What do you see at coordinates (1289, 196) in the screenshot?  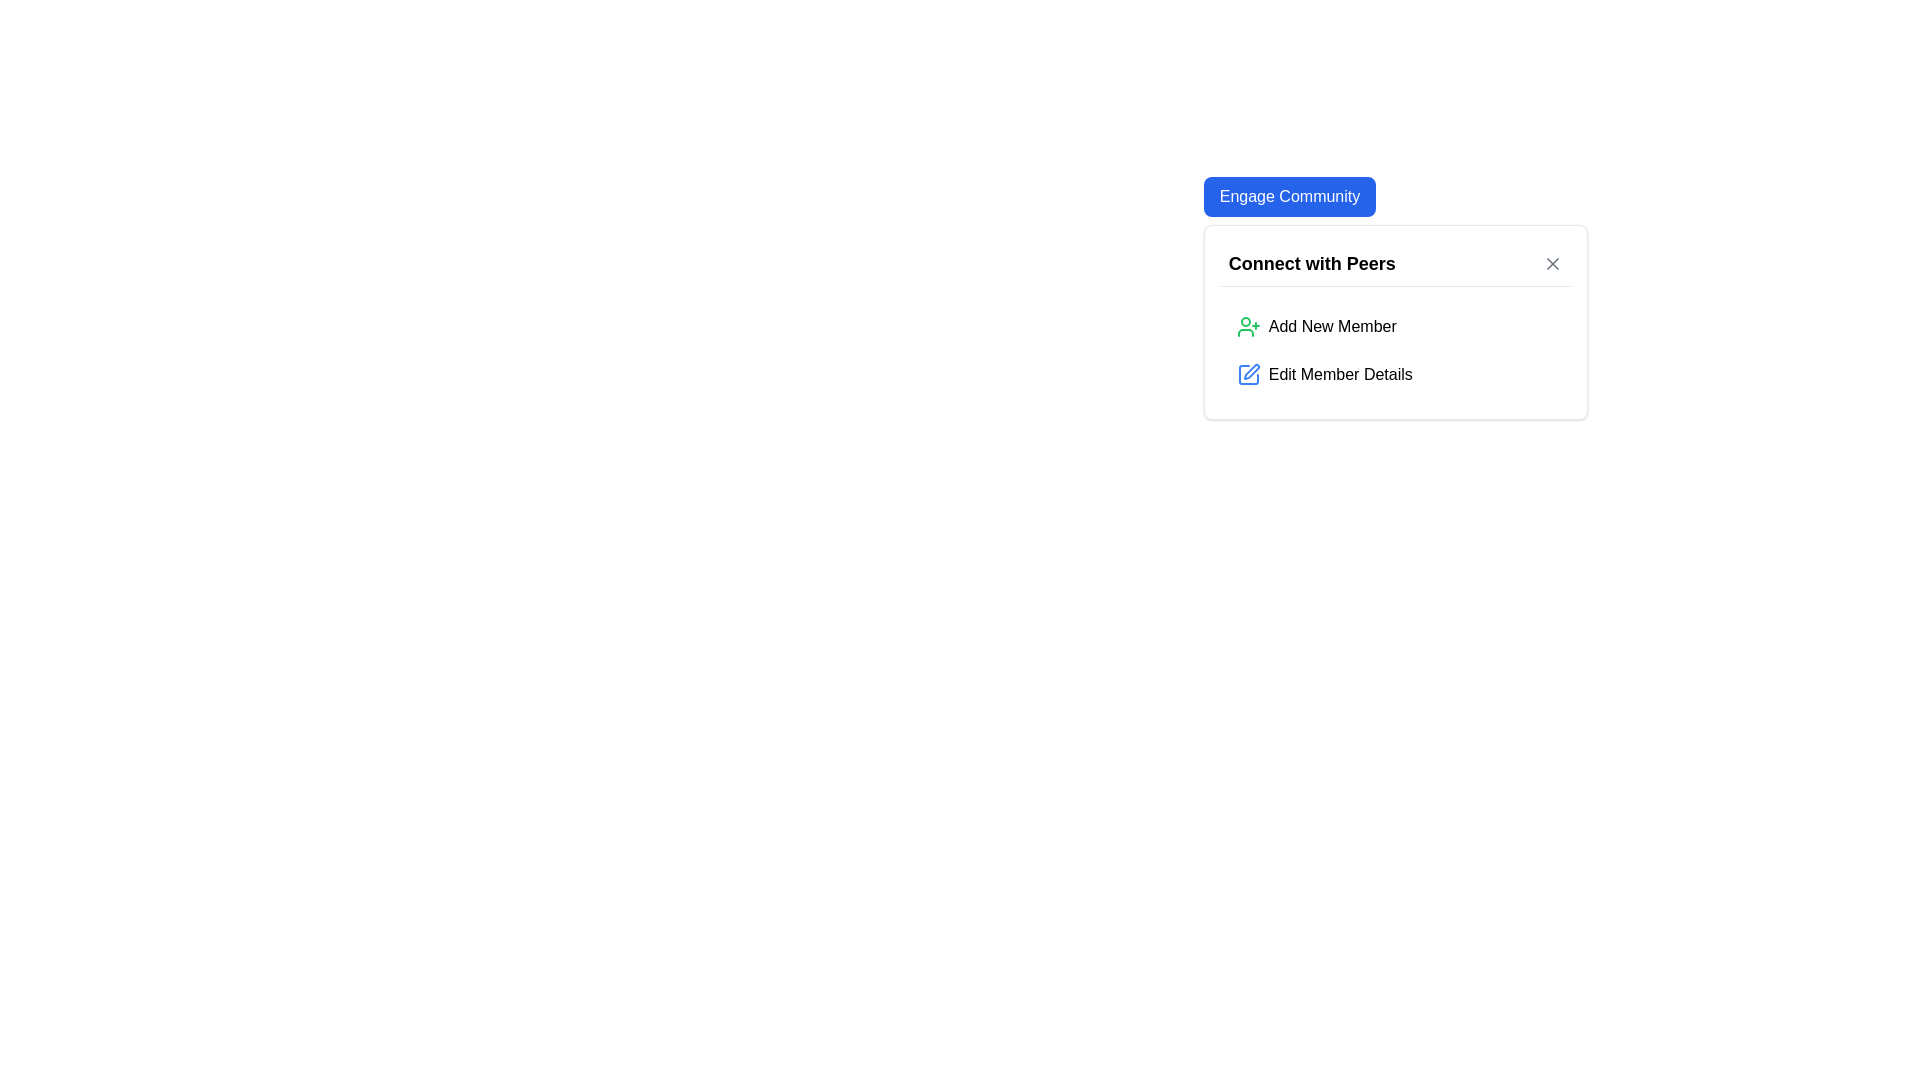 I see `the 'Engage Community' button, which is a rectangular button with white text on a blue background, located at the top-left part of a pop-up UI section` at bounding box center [1289, 196].